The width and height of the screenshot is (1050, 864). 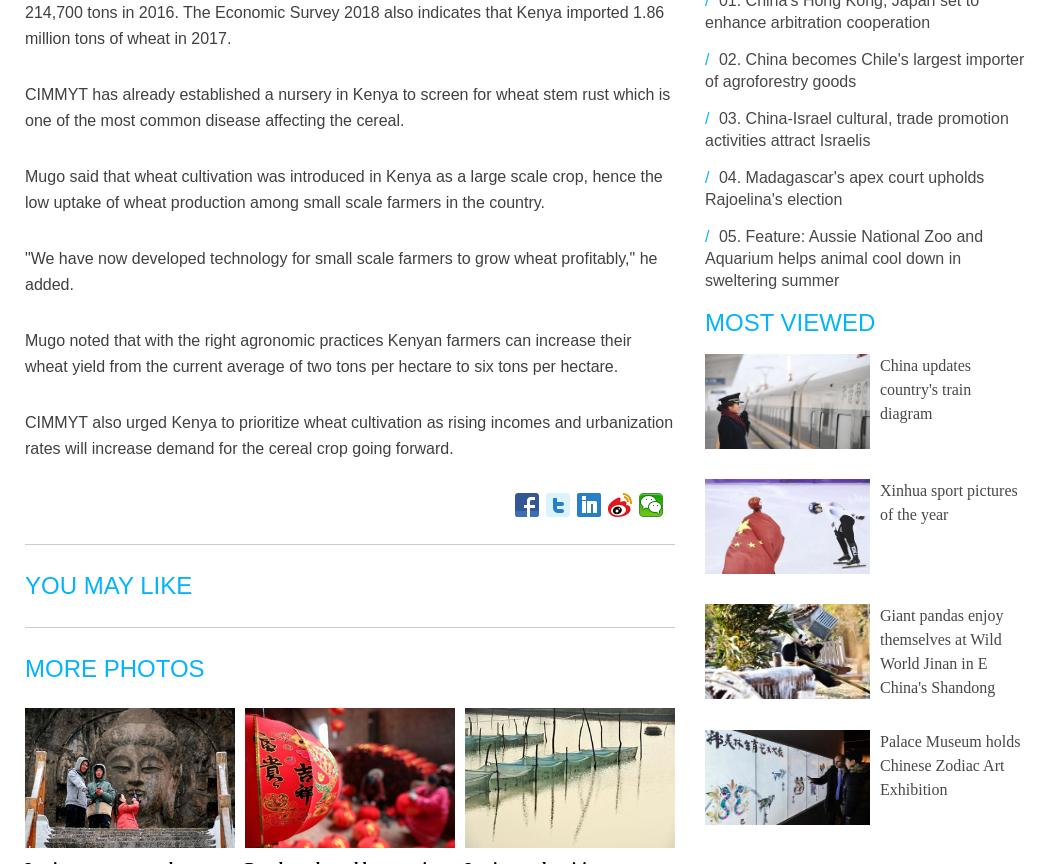 I want to click on 'China becomes Chile's largest importer of agroforestry goods', so click(x=863, y=70).